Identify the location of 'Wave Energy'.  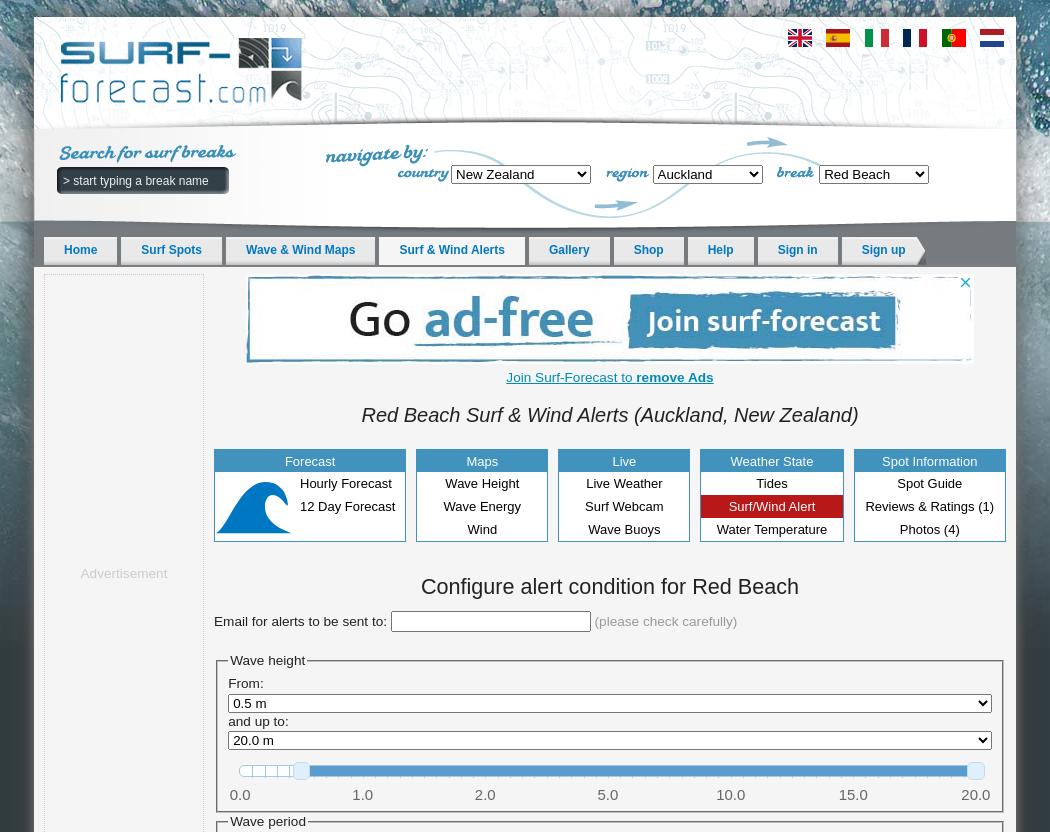
(481, 505).